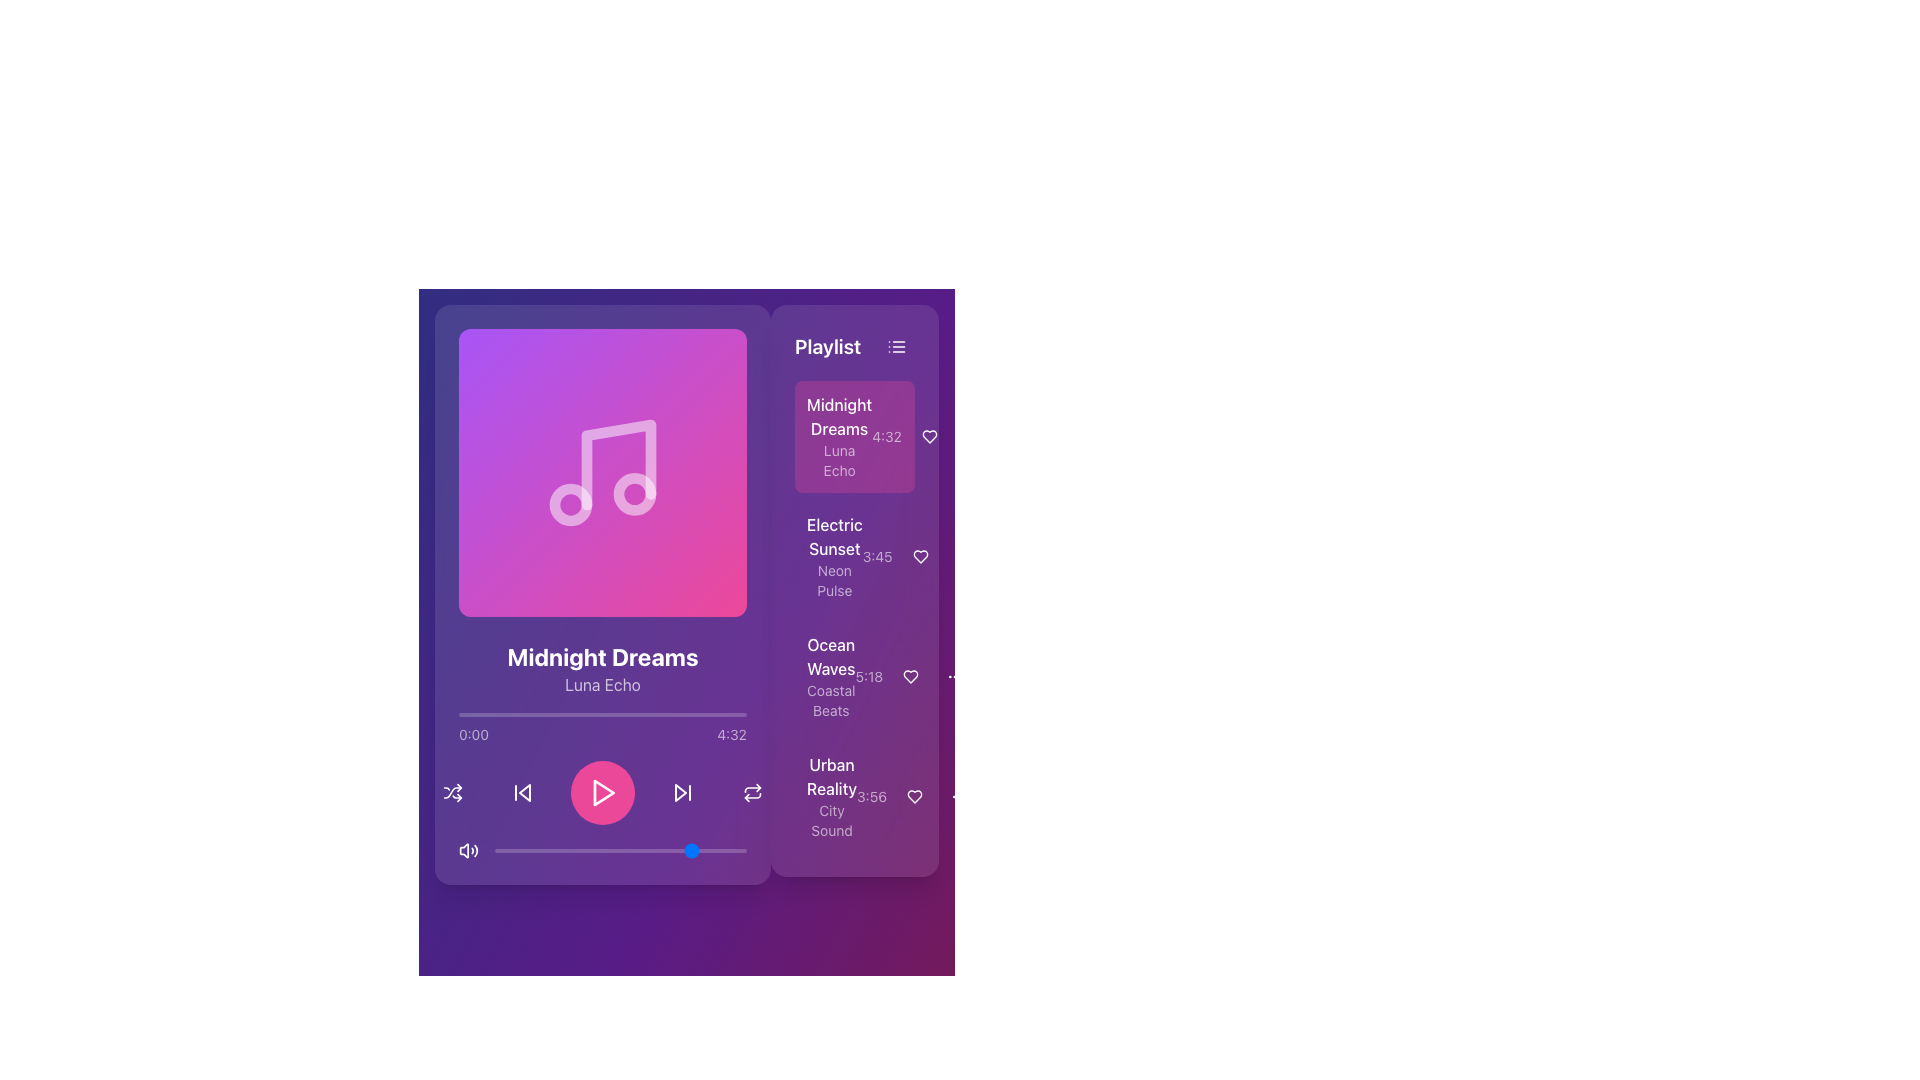 The image size is (1920, 1080). Describe the element at coordinates (602, 792) in the screenshot. I see `the main play or pause button located centrally beneath the progress bar of the music player interface for keyboard interactions` at that location.